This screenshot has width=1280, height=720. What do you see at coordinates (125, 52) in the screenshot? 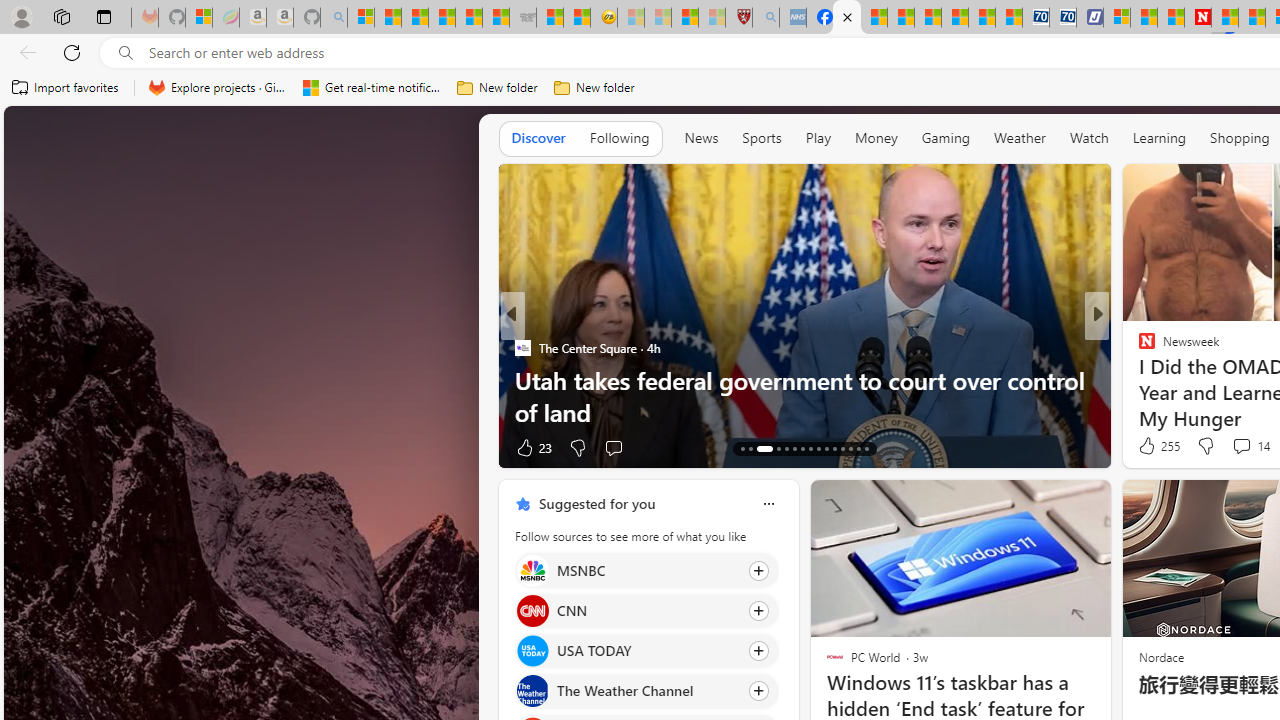
I see `'Search icon'` at bounding box center [125, 52].